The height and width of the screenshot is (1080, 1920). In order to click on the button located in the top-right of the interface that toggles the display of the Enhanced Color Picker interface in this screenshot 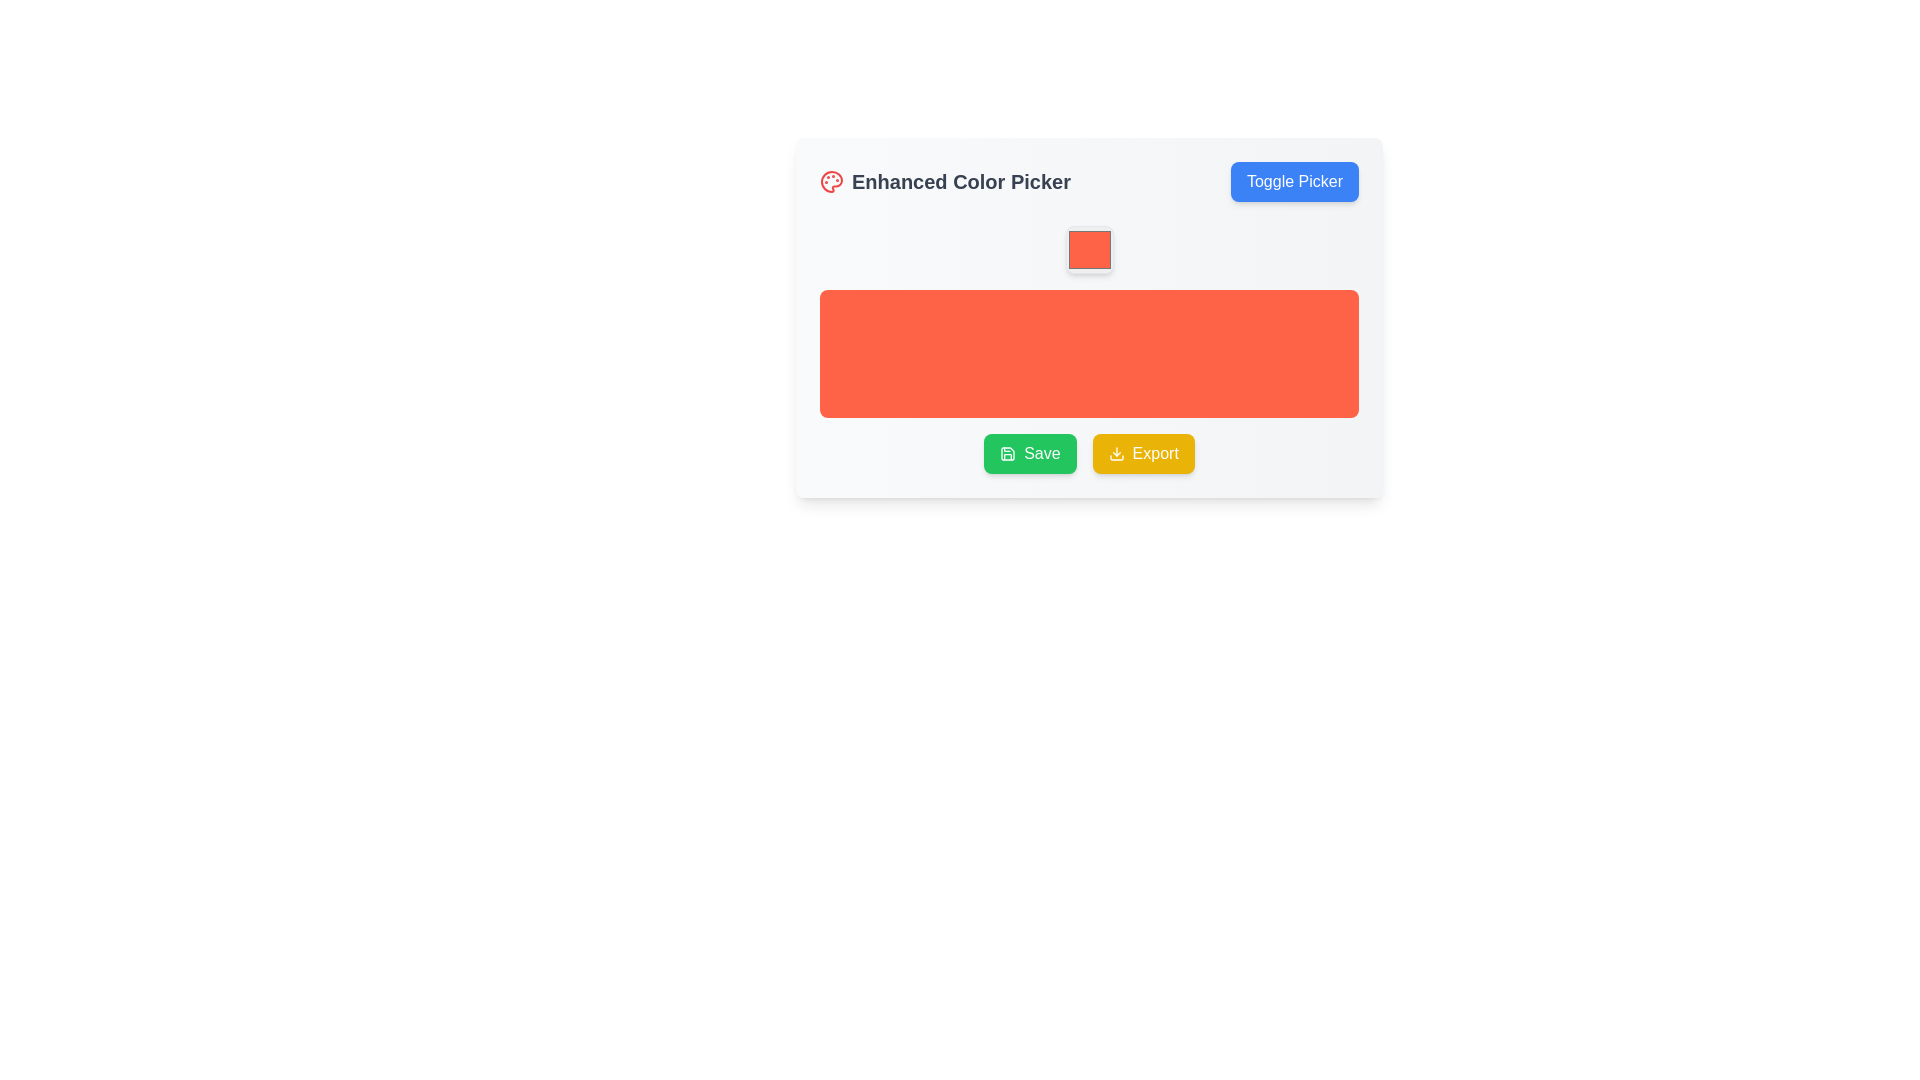, I will do `click(1295, 181)`.